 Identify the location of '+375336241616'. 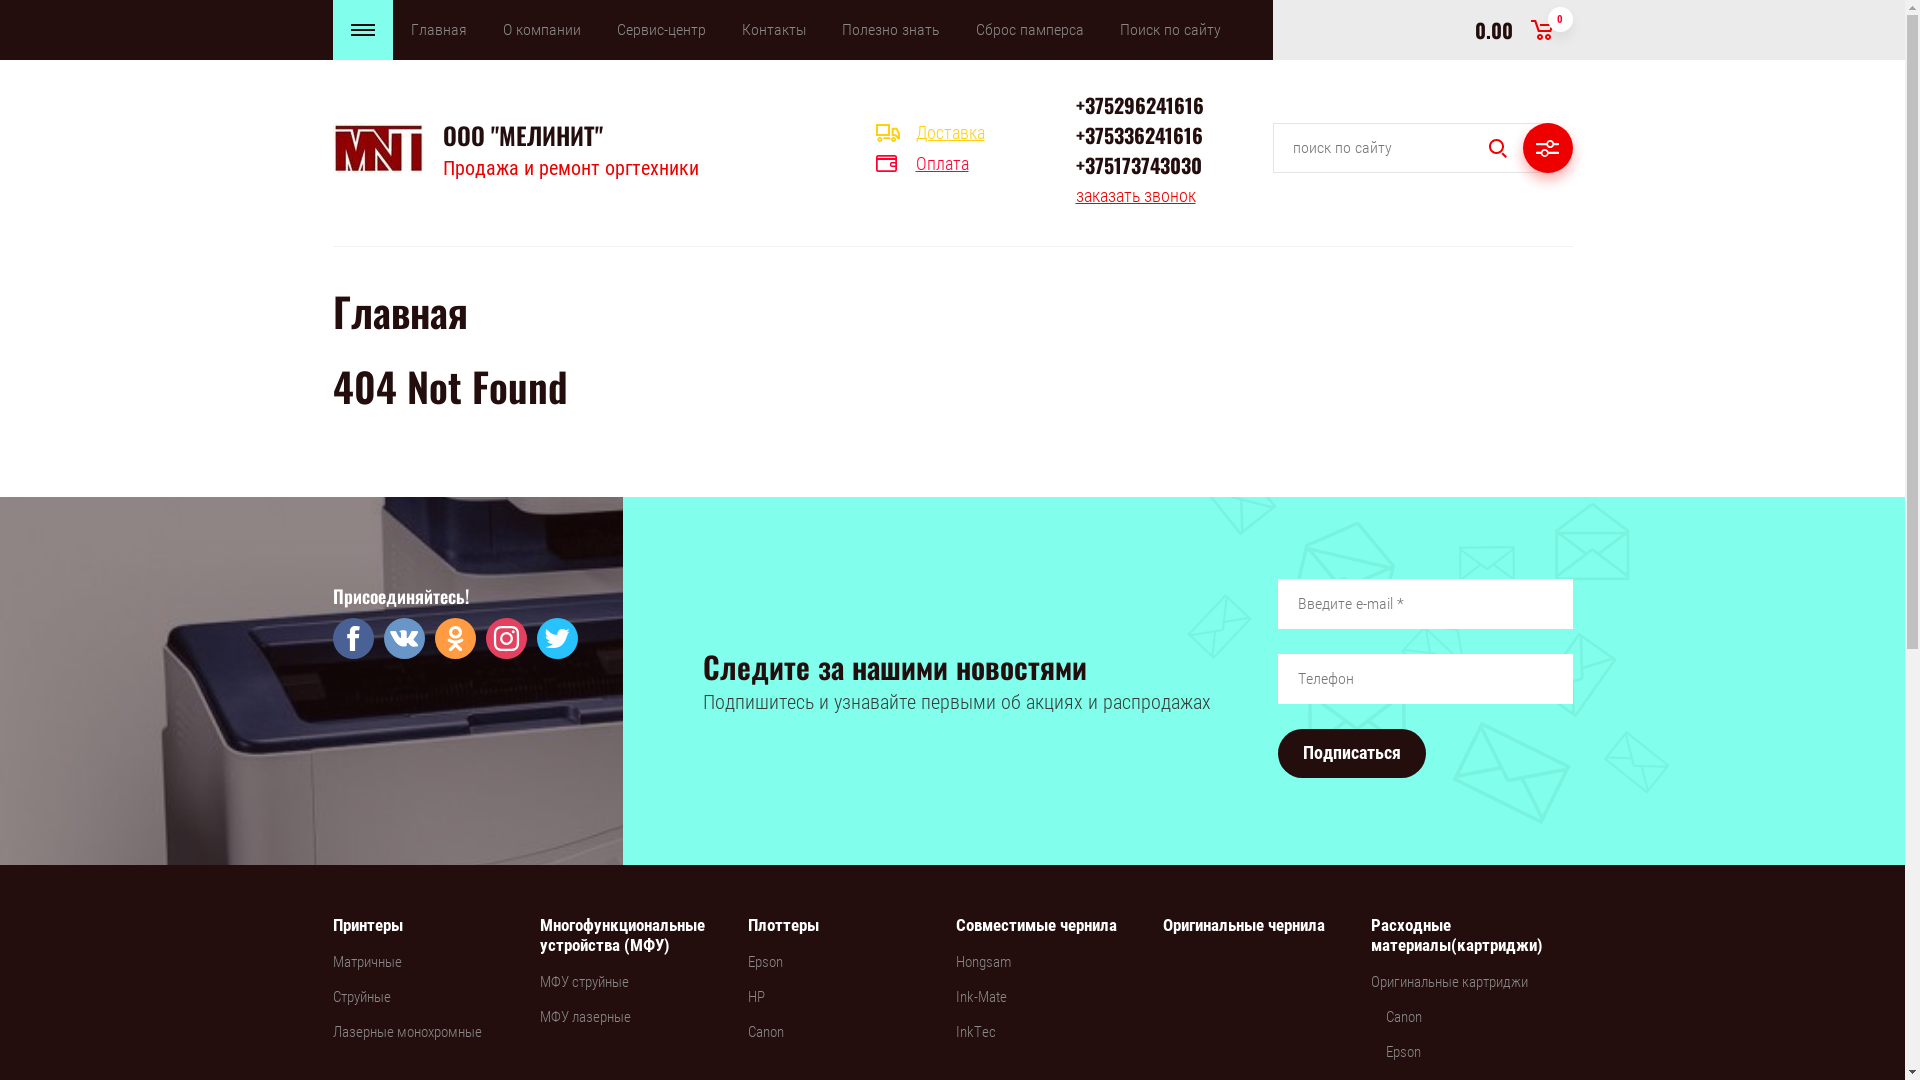
(1074, 135).